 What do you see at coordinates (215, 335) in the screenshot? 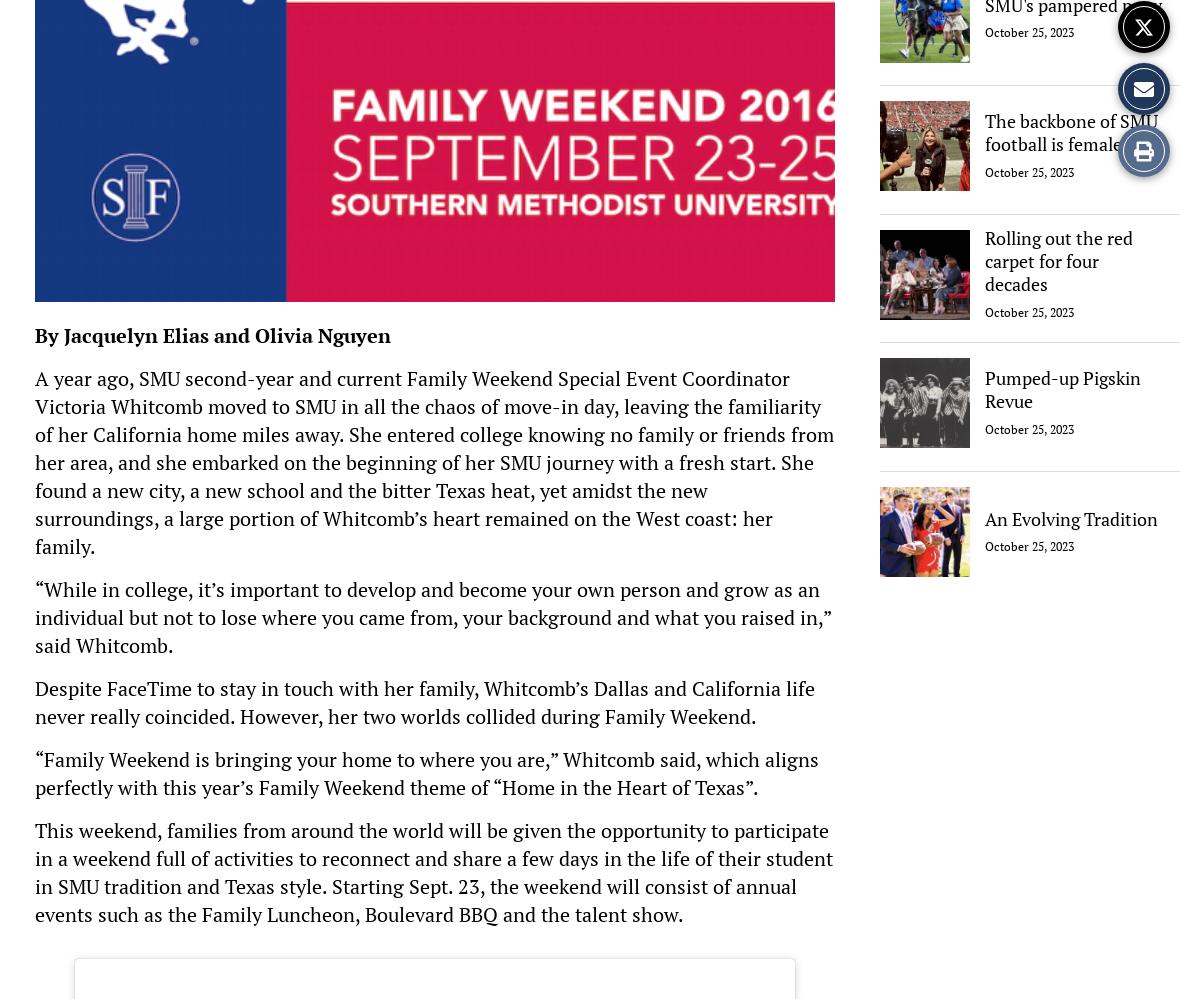
I see `'By Jacquelyn Elias and Olivia Nguyen'` at bounding box center [215, 335].